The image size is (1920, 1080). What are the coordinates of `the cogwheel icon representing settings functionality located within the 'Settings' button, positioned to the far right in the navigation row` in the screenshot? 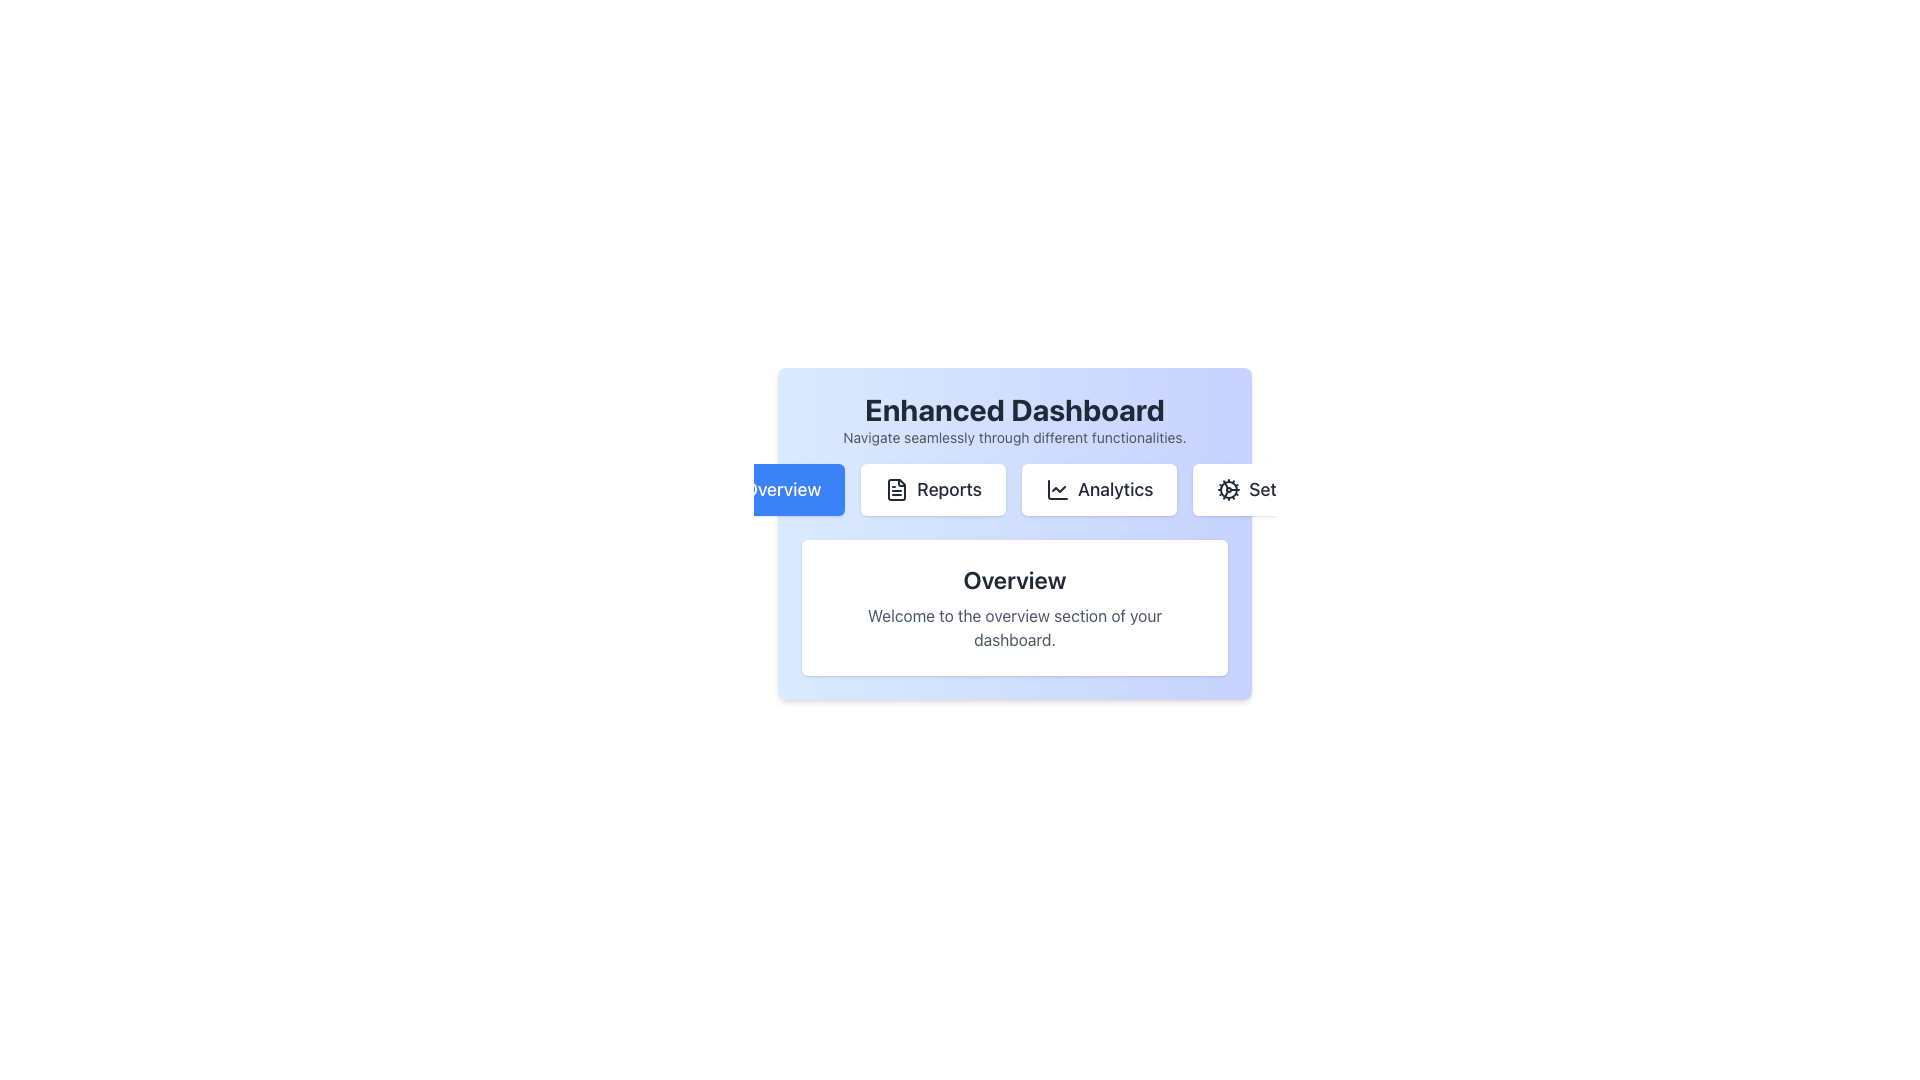 It's located at (1228, 489).